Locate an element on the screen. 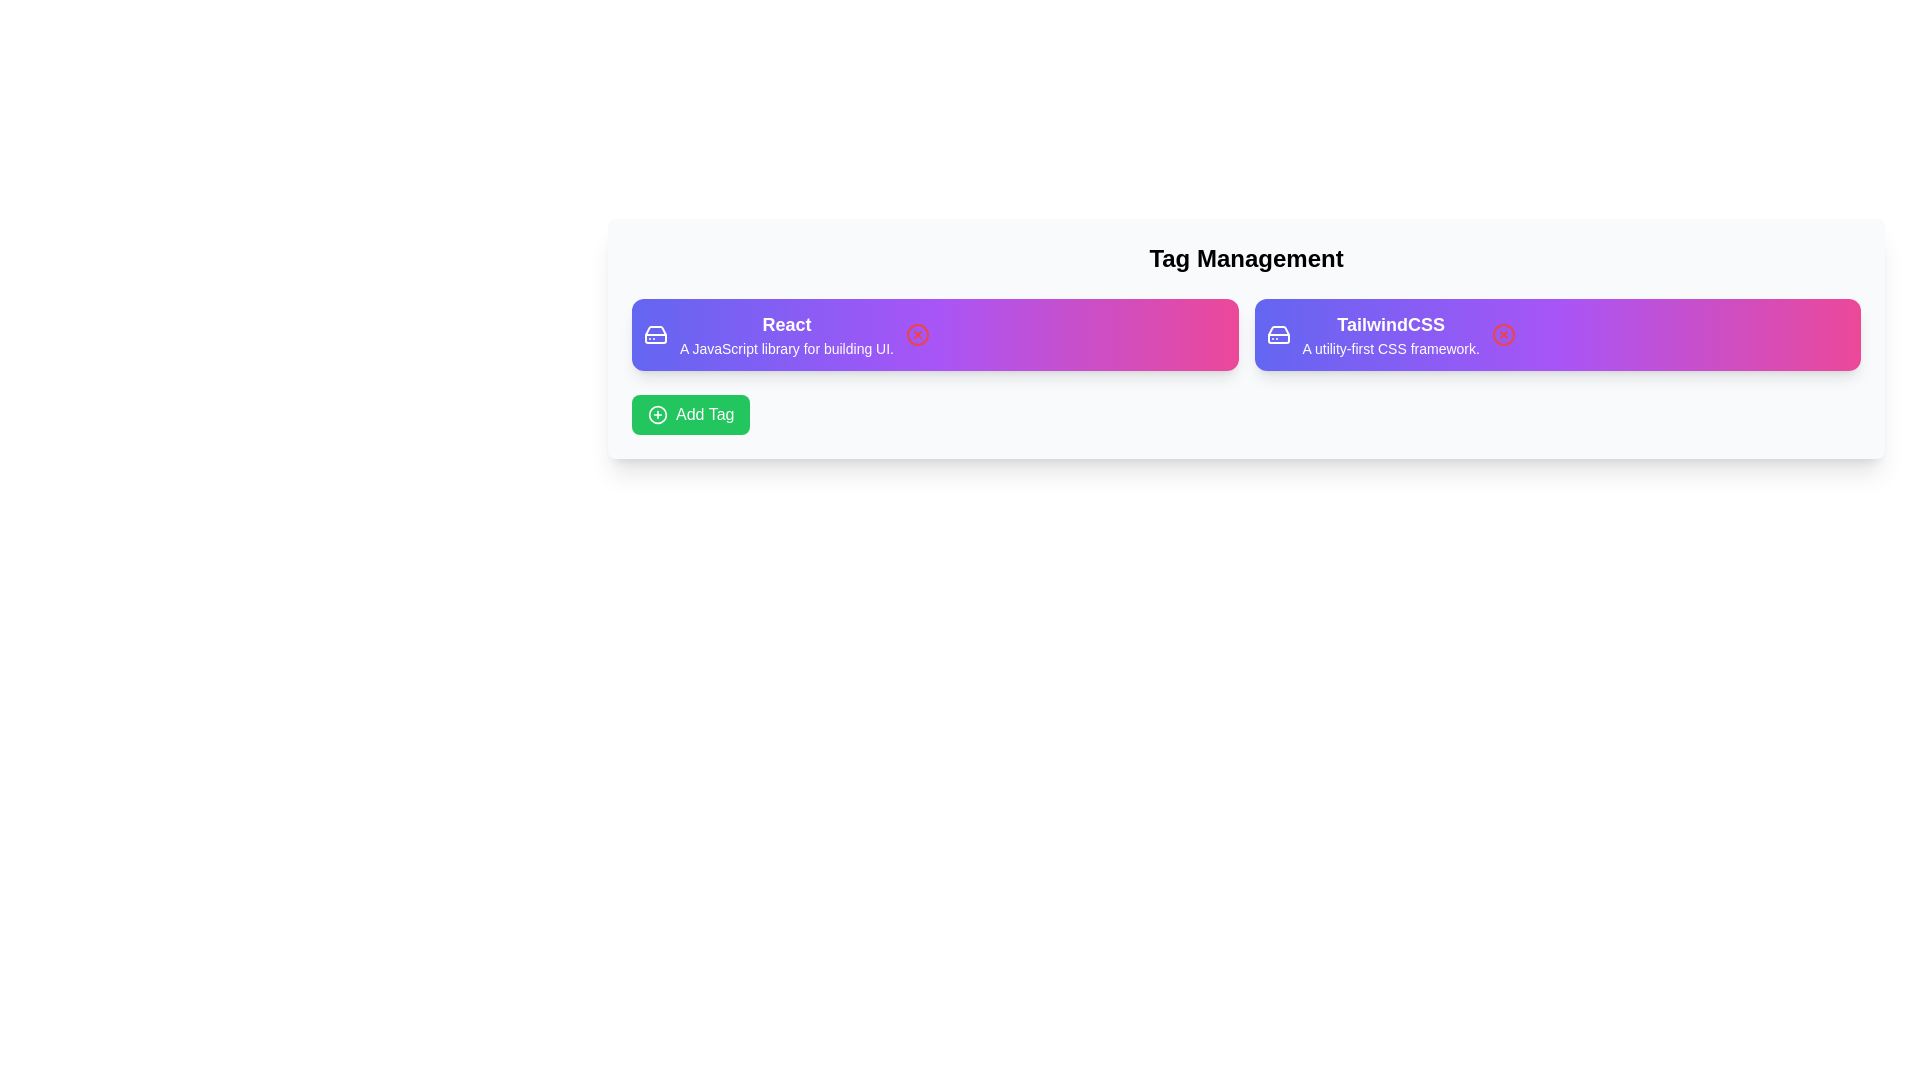 Image resolution: width=1920 pixels, height=1080 pixels. the storage hard drive icon located within the 'TailwindCSS' card under the 'Tag Management' heading, which is the first icon on the left is located at coordinates (1277, 334).